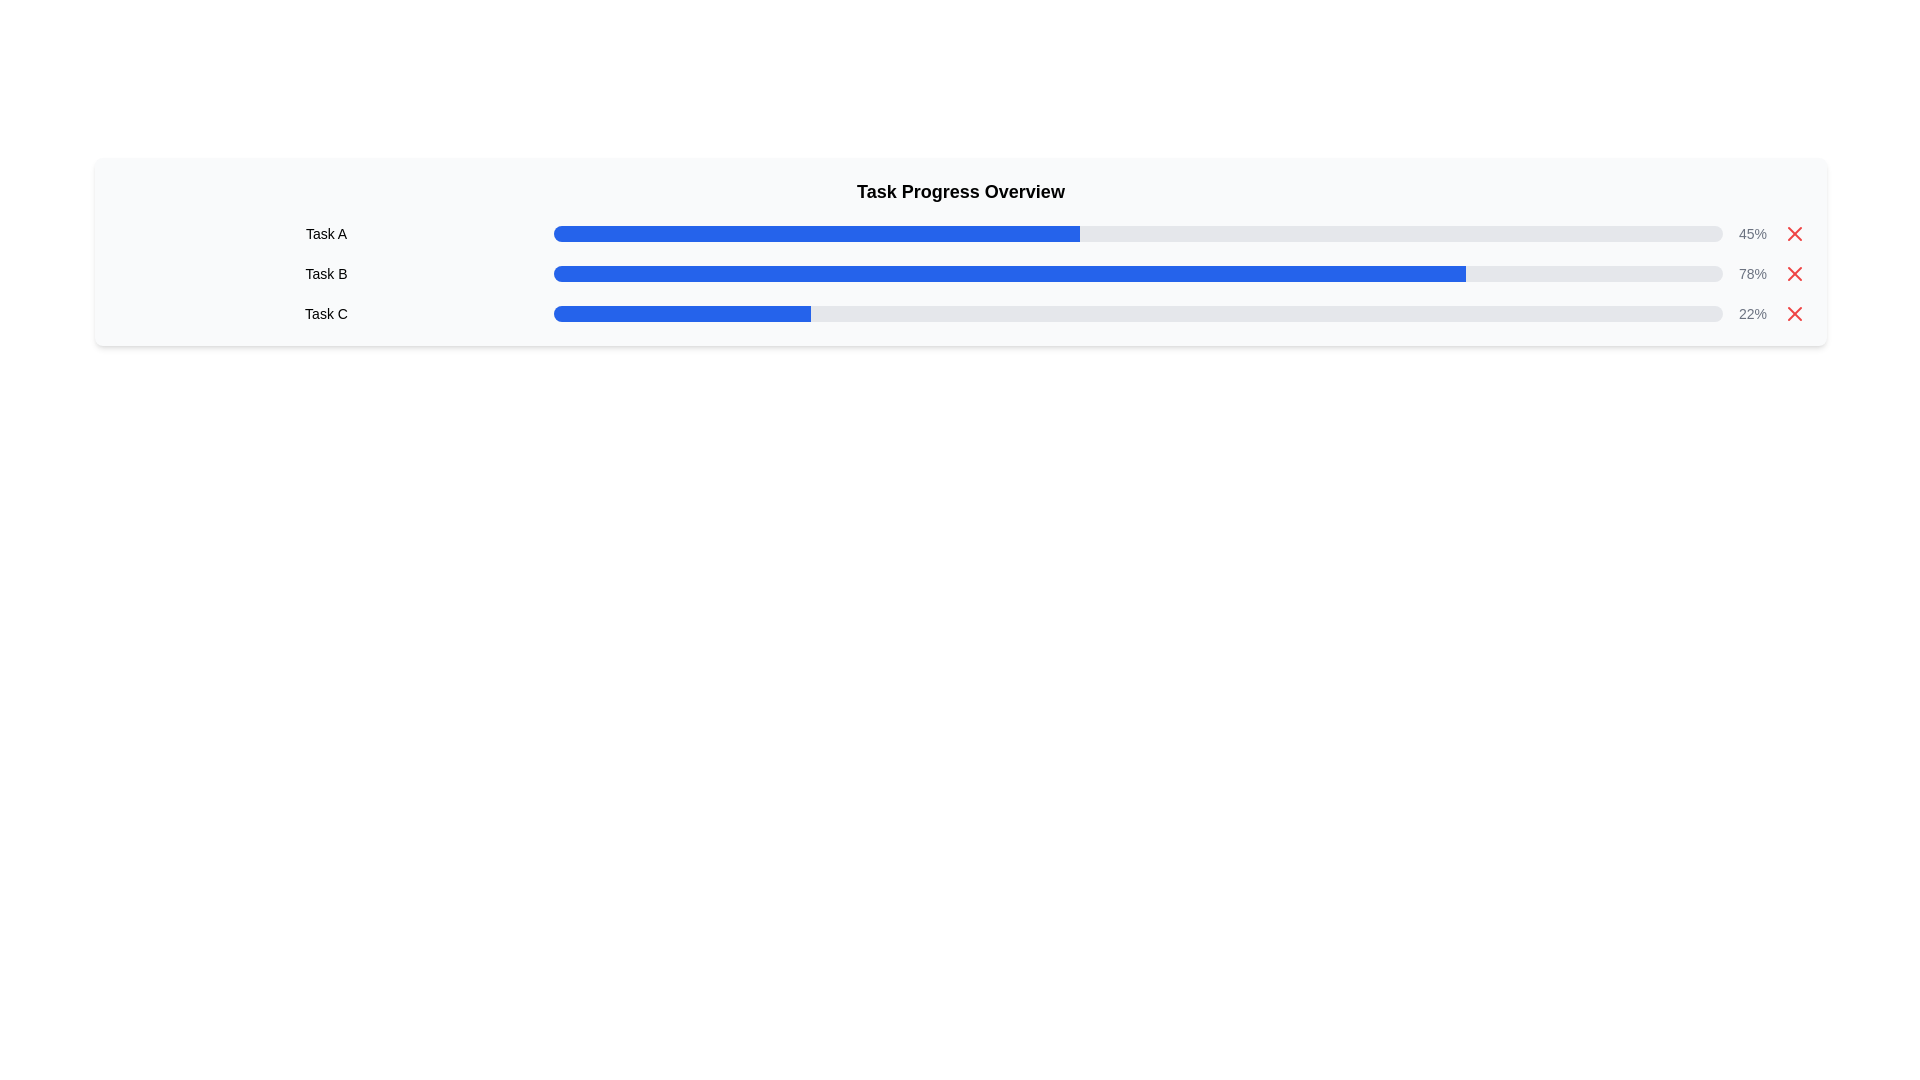 The width and height of the screenshot is (1920, 1080). I want to click on the delete or cancel icon located to the far right of the second progress bar, next to the percentage value '78%' and aligned with the task label 'Task B', so click(1795, 273).